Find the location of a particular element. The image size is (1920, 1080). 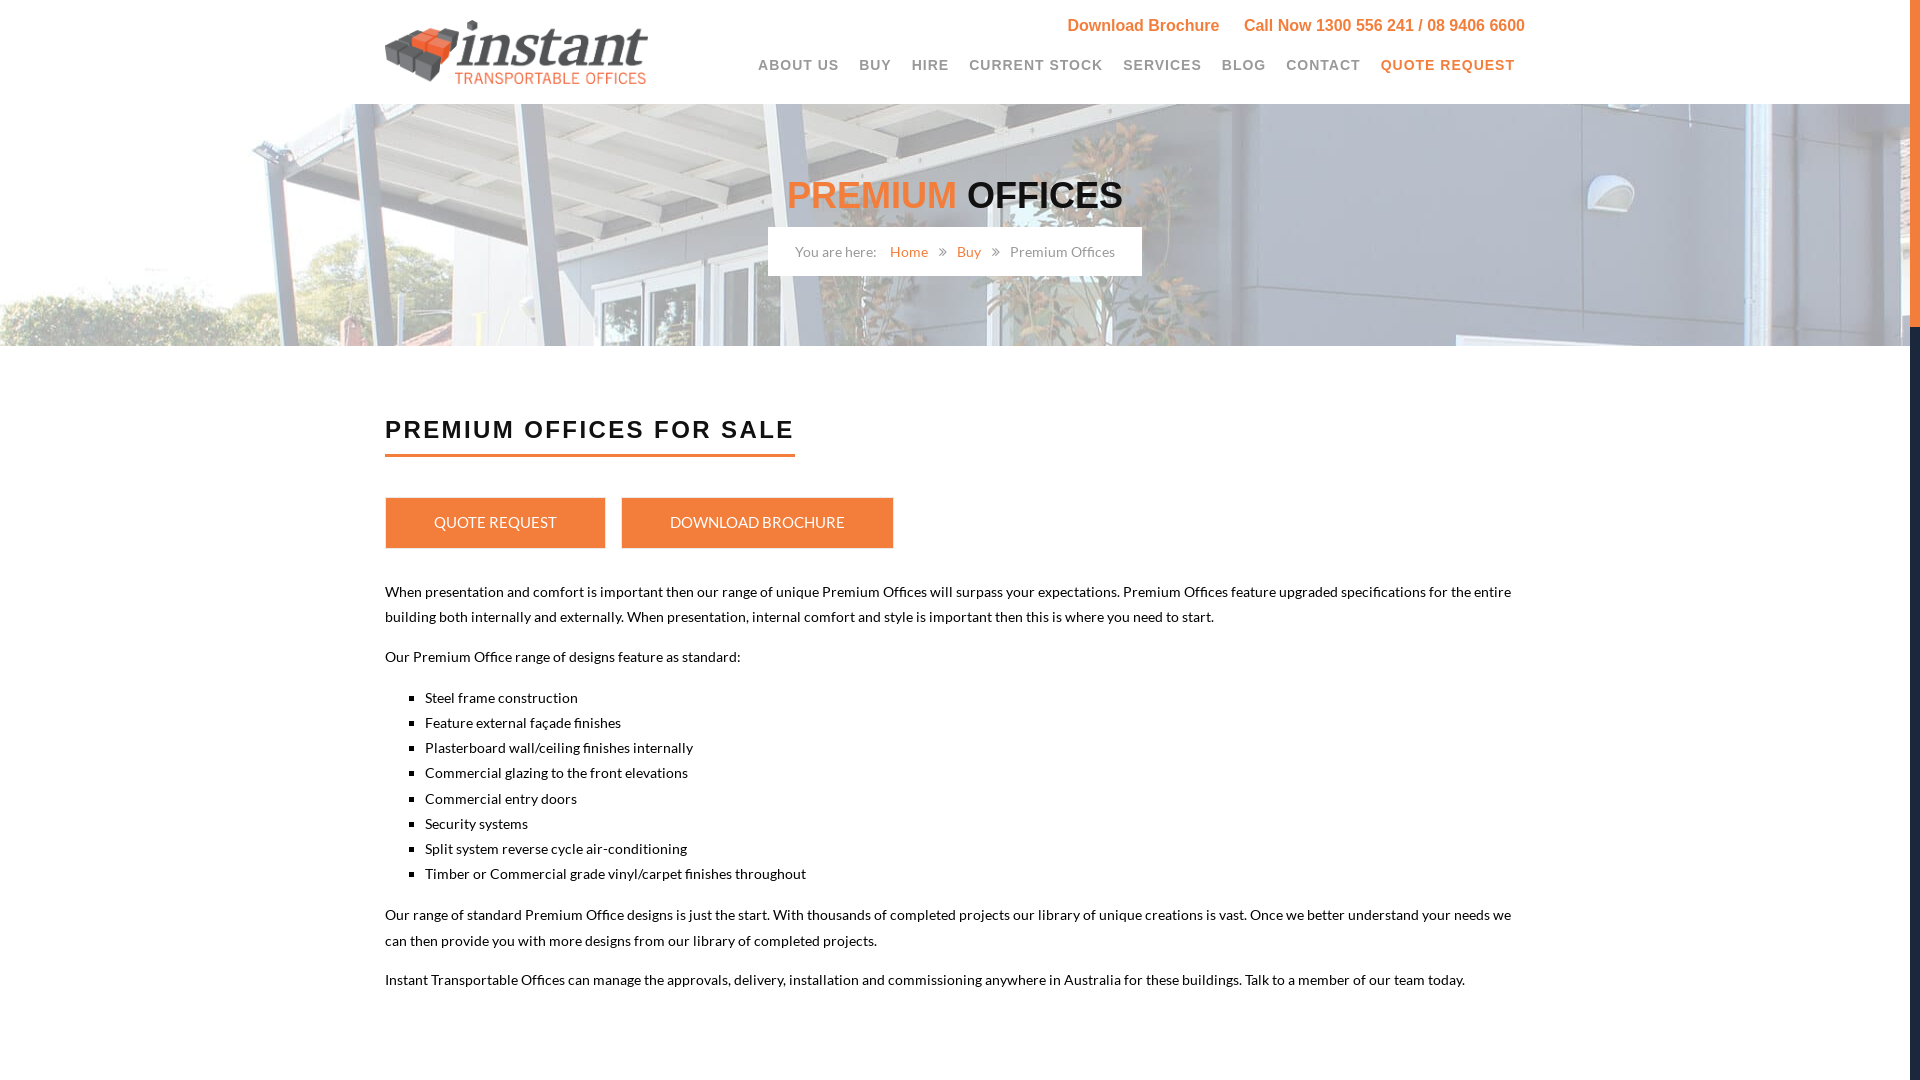

'QUOTE REQUEST' is located at coordinates (495, 522).